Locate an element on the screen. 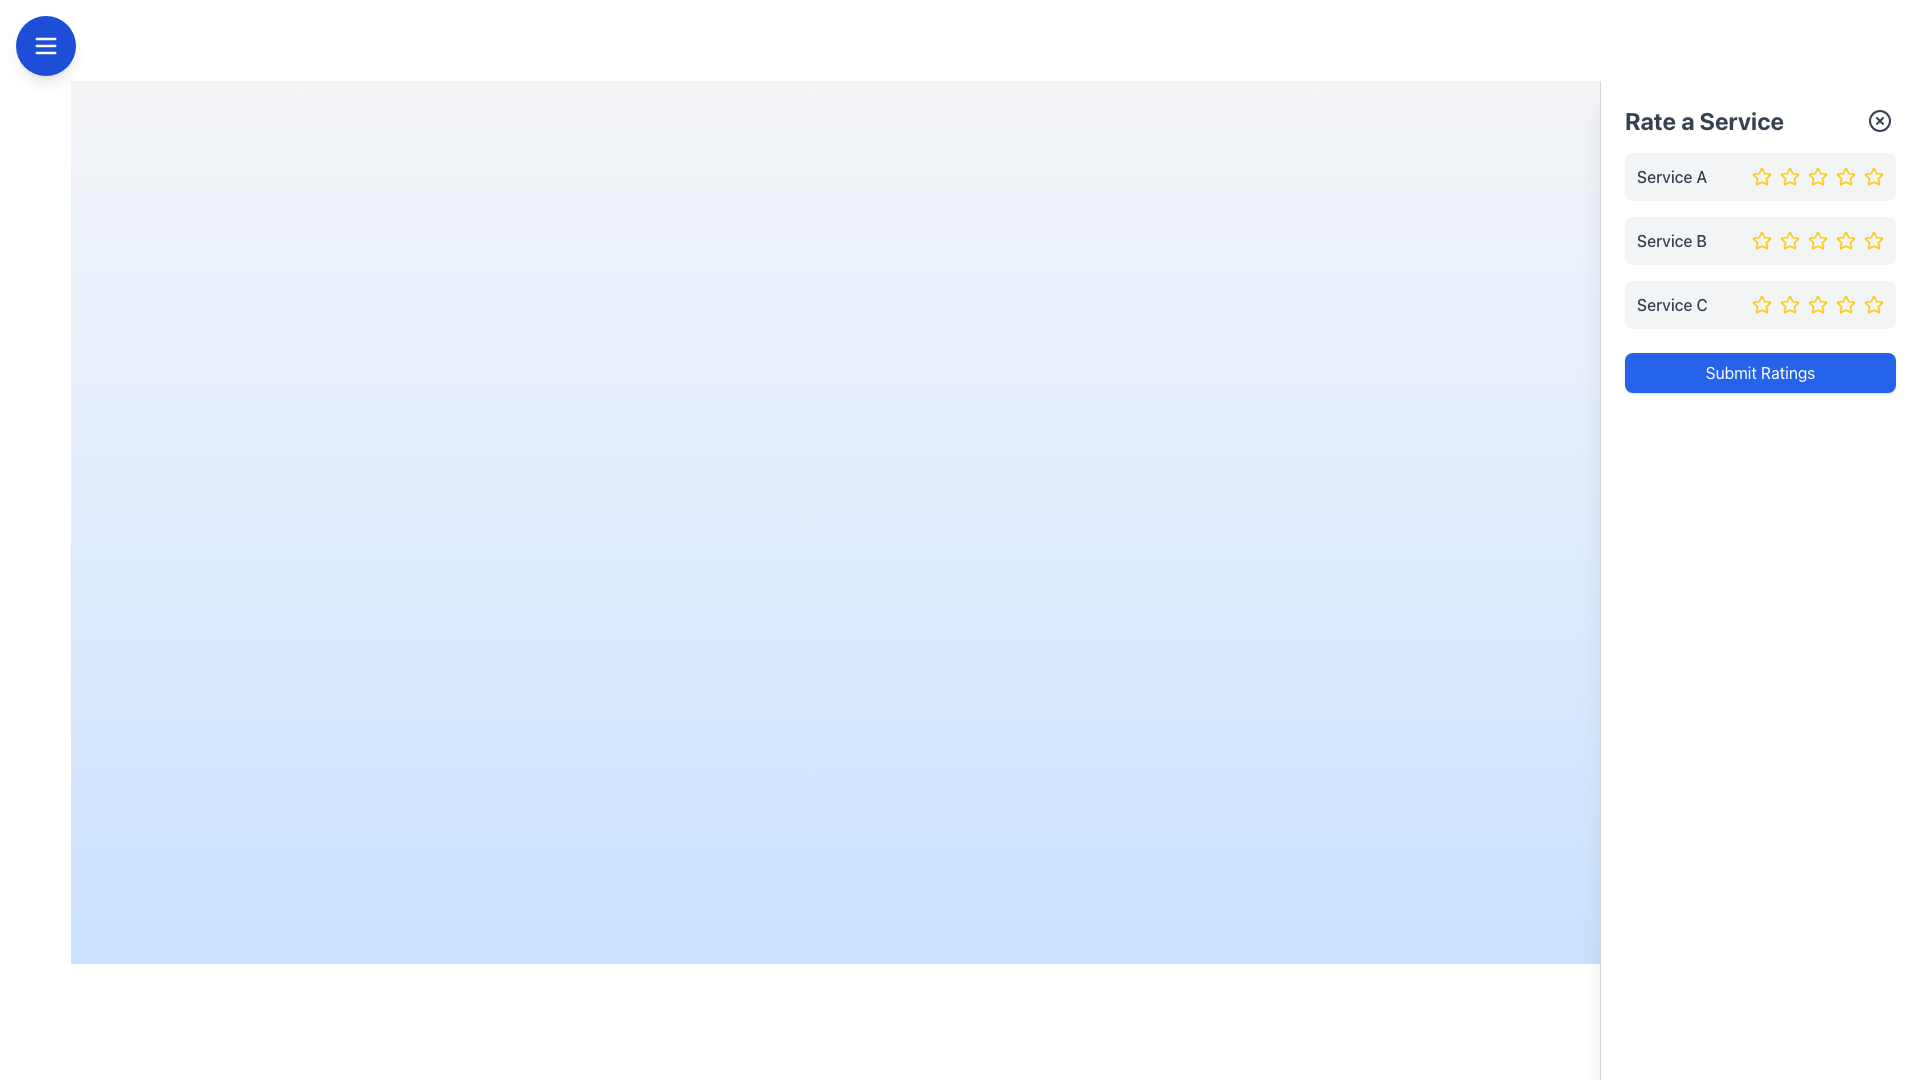 The width and height of the screenshot is (1920, 1080). the first star in the rating system located beneath the label 'Service C' to rate the service is located at coordinates (1761, 304).